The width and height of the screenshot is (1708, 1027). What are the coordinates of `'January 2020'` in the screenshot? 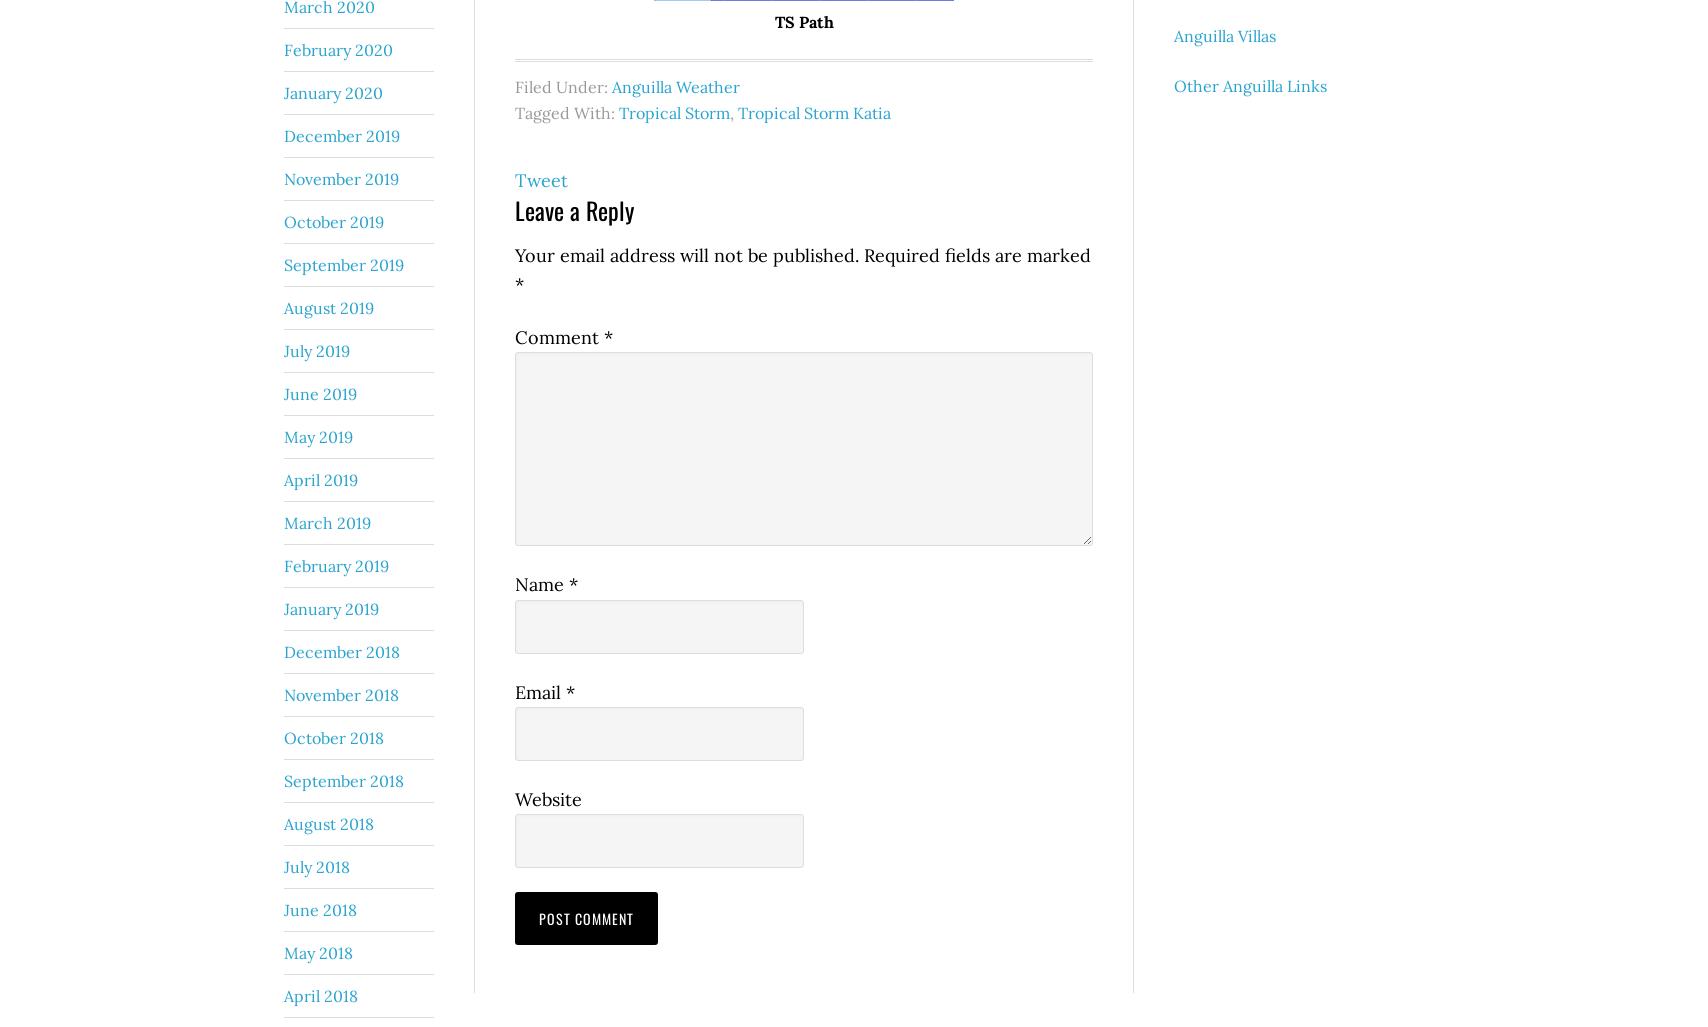 It's located at (333, 91).